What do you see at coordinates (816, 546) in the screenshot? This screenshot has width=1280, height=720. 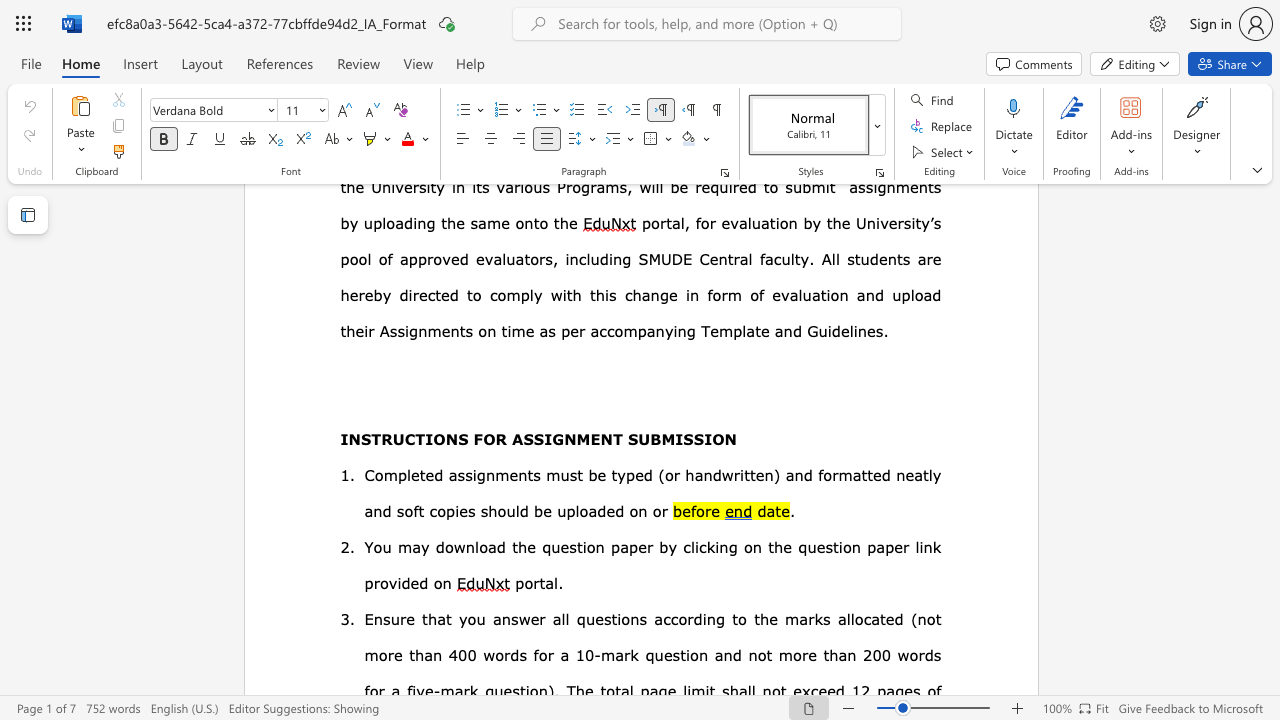 I see `the subset text "estion pa" within the text "You may download the question paper by clicking on the question paper link provided on"` at bounding box center [816, 546].